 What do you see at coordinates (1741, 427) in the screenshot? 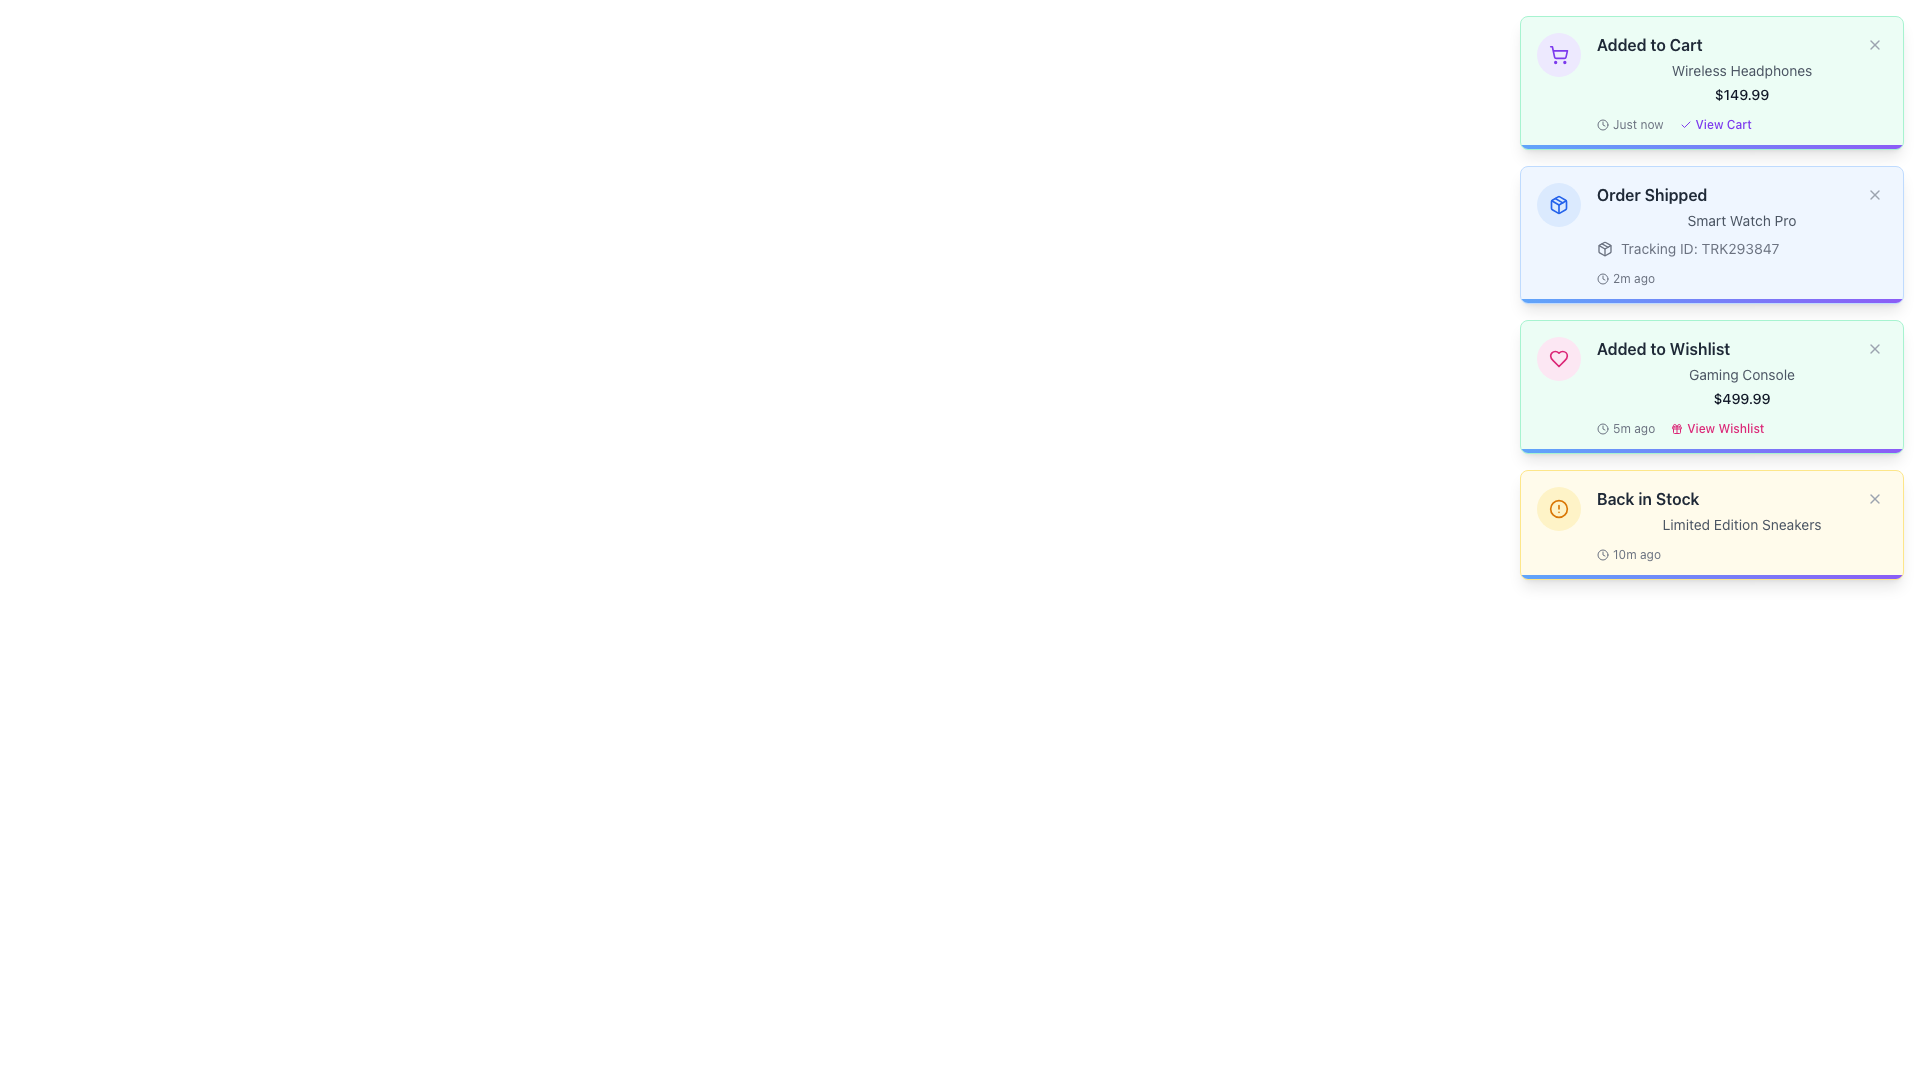
I see `the Compound text and link component labeled 'View Wishlist' within the 'Added to Wishlist' notification card` at bounding box center [1741, 427].